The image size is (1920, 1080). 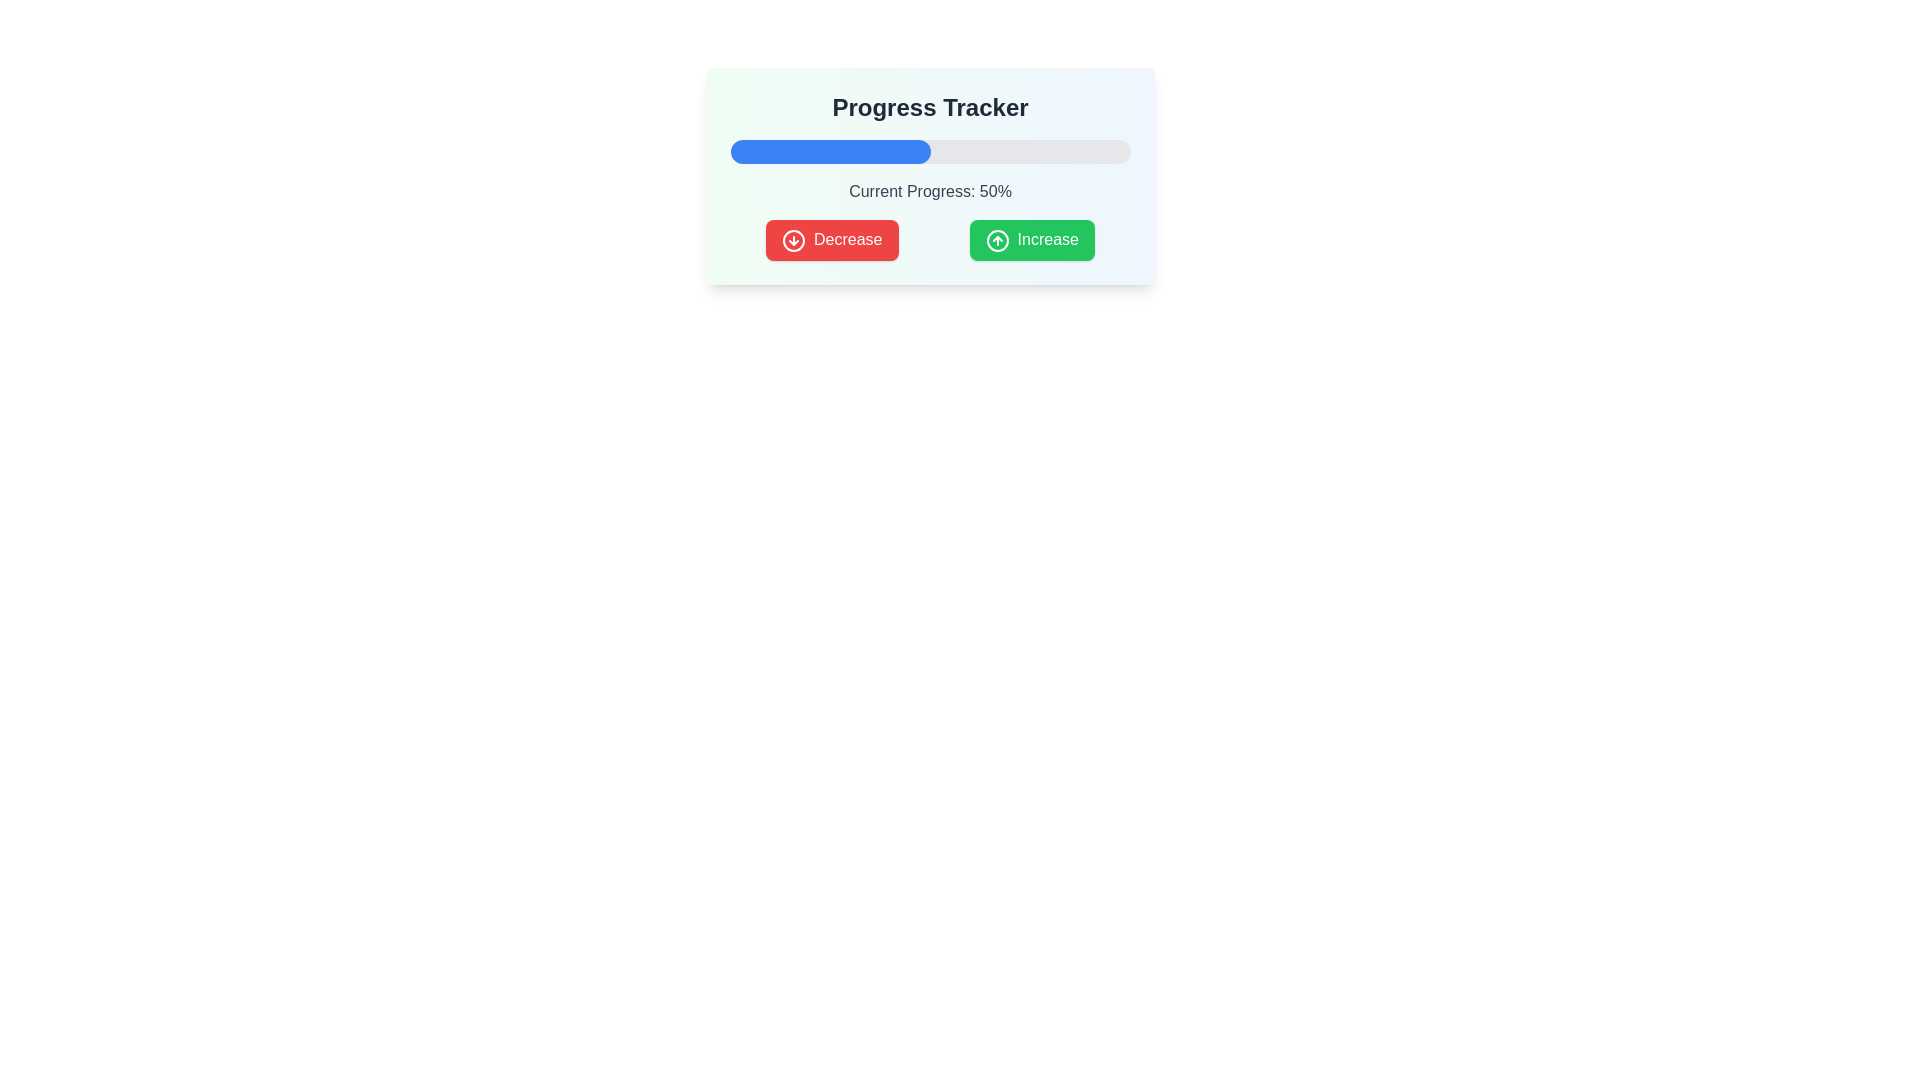 What do you see at coordinates (793, 239) in the screenshot?
I see `the decorative vector graphic that serves as a symbolic component within an icon, located to the left of the 'Decrease' button` at bounding box center [793, 239].